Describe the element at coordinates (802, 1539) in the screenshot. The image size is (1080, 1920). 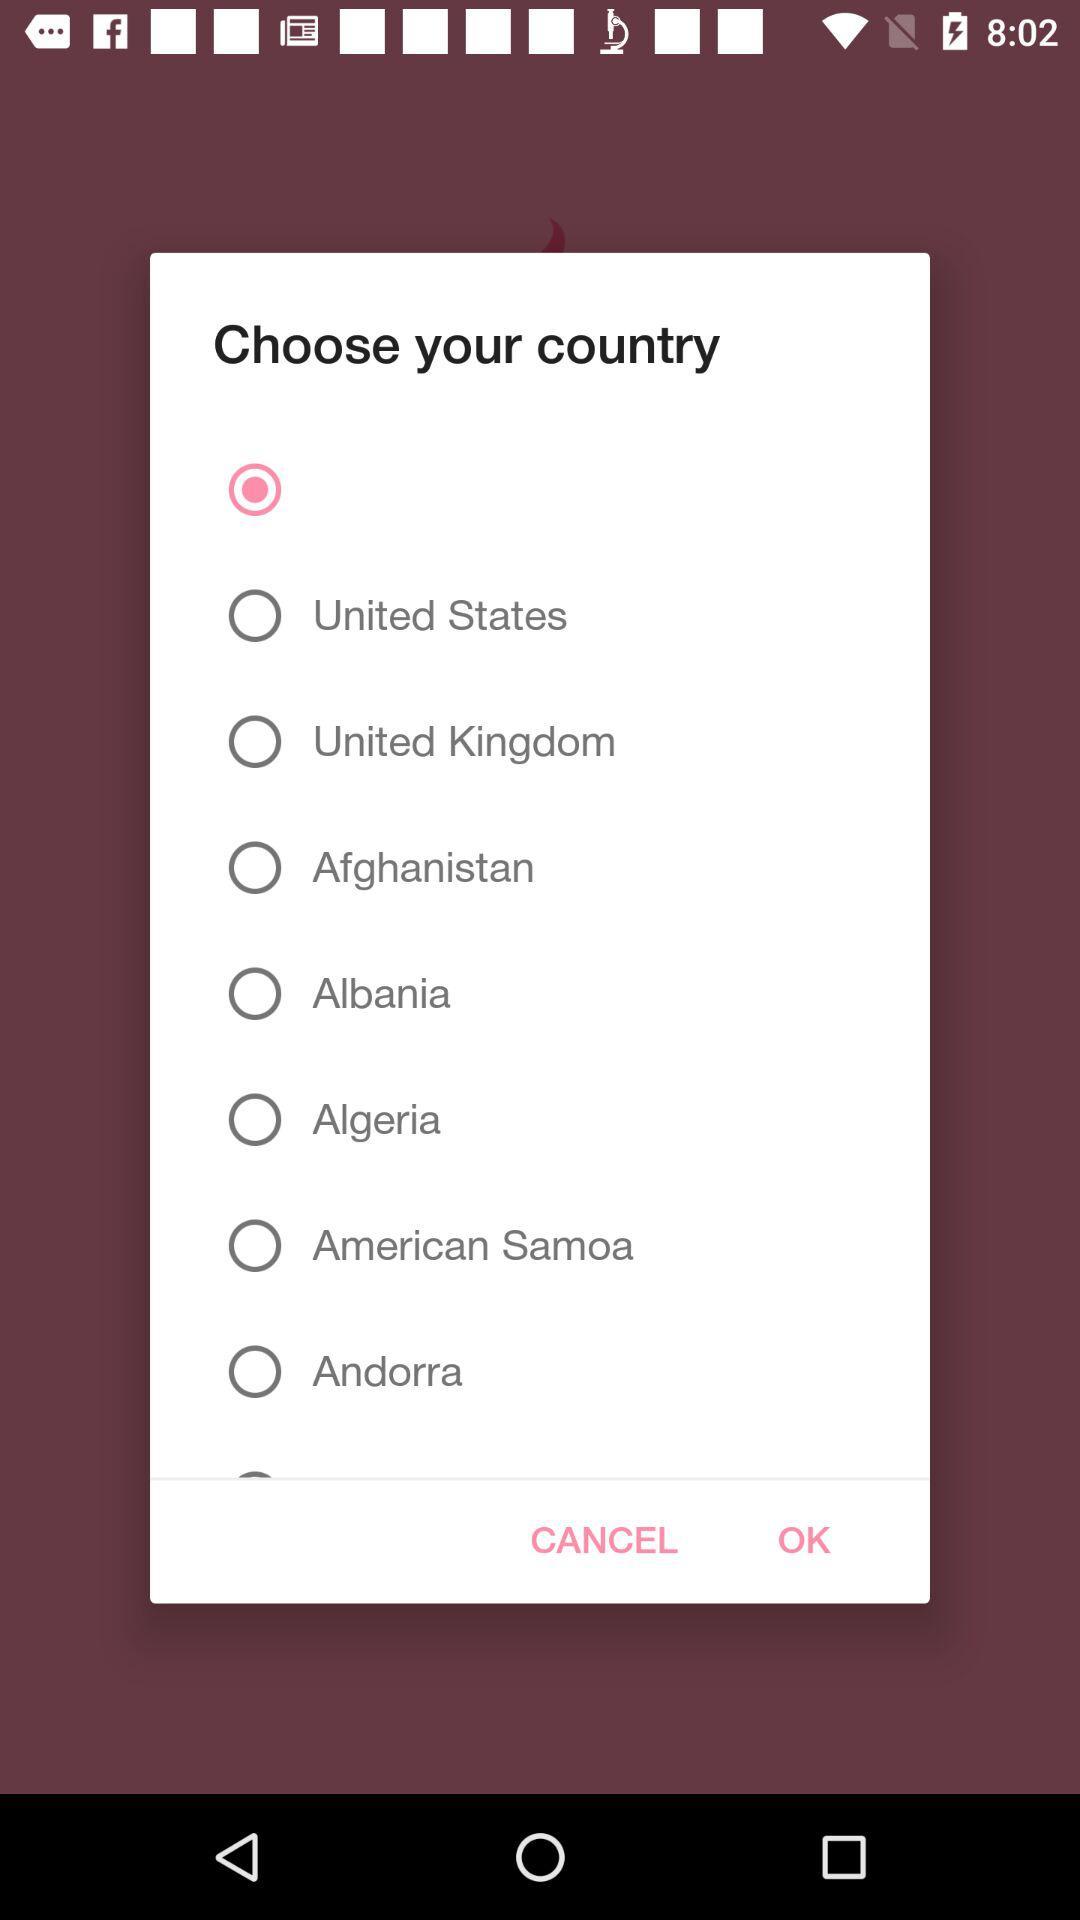
I see `icon to the right of cancel icon` at that location.